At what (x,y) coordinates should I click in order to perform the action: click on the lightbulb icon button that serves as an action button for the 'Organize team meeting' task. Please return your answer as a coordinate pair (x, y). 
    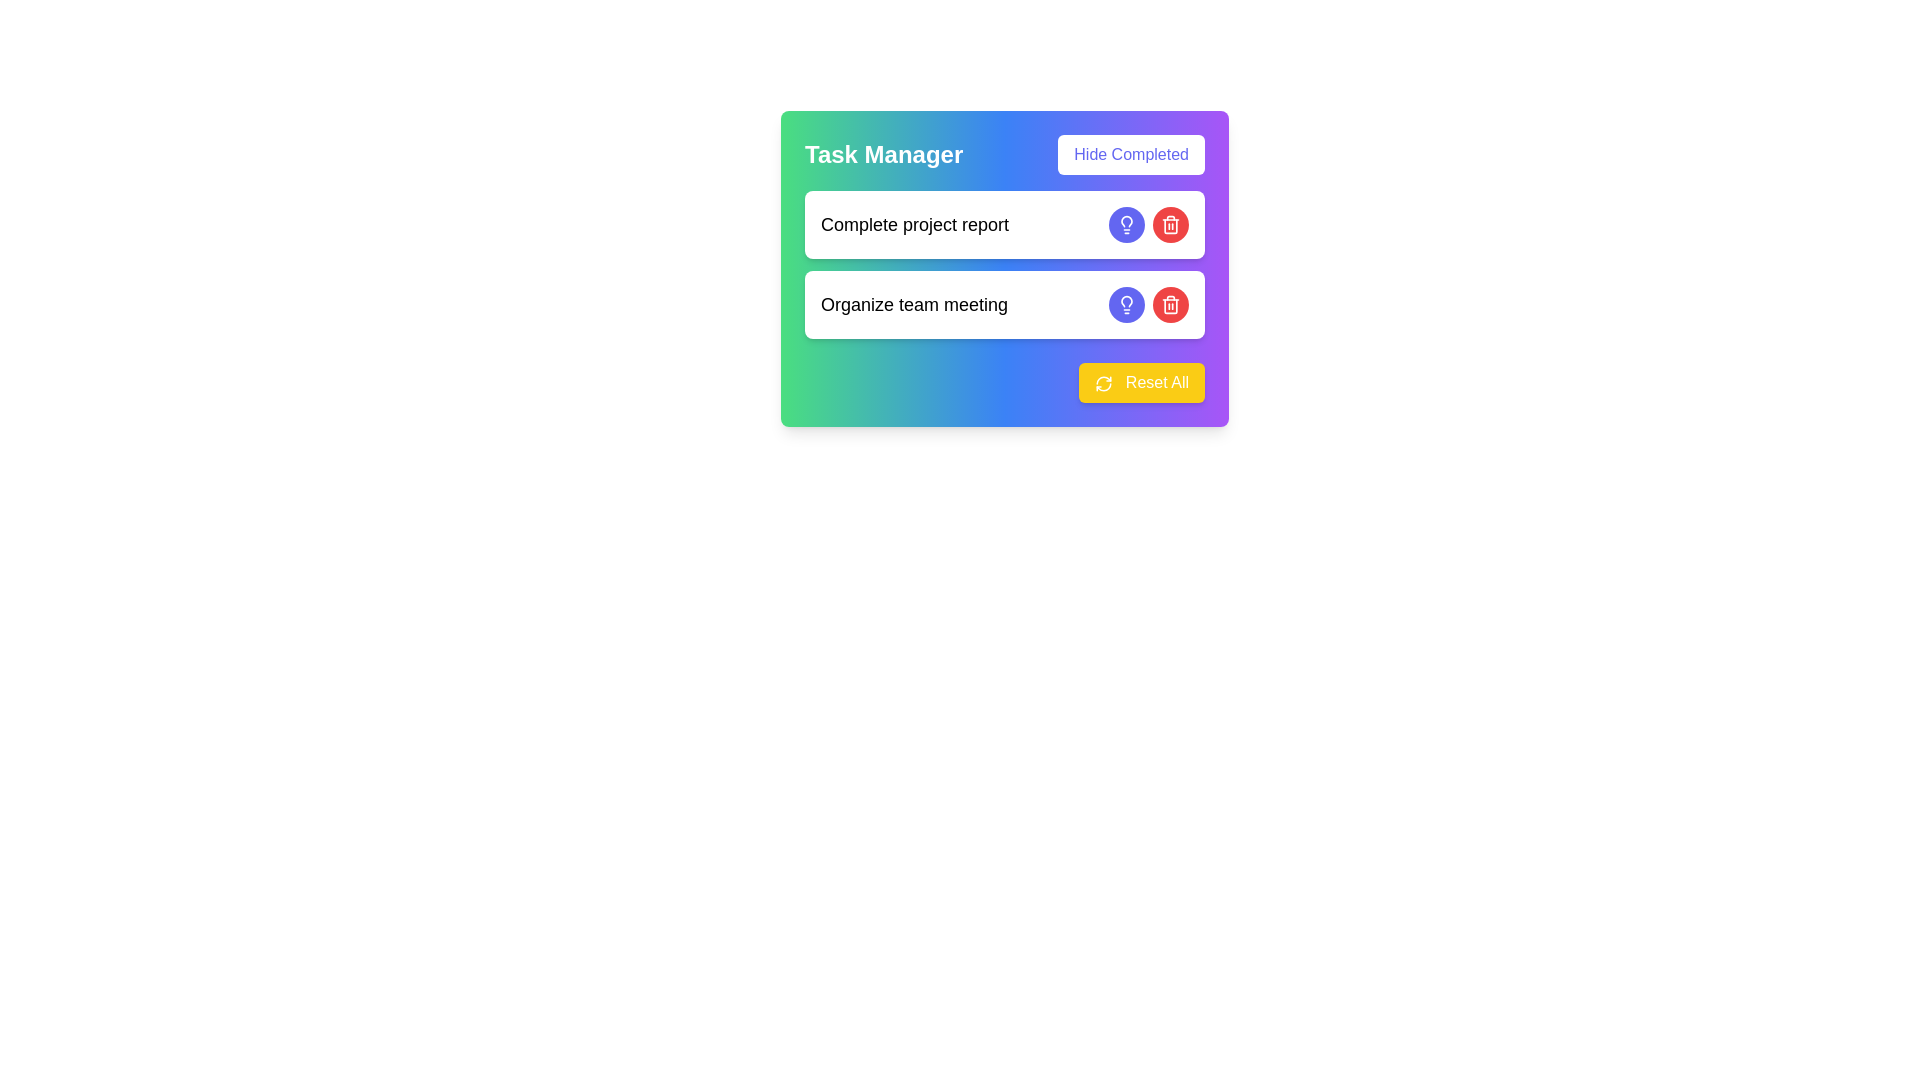
    Looking at the image, I should click on (1127, 304).